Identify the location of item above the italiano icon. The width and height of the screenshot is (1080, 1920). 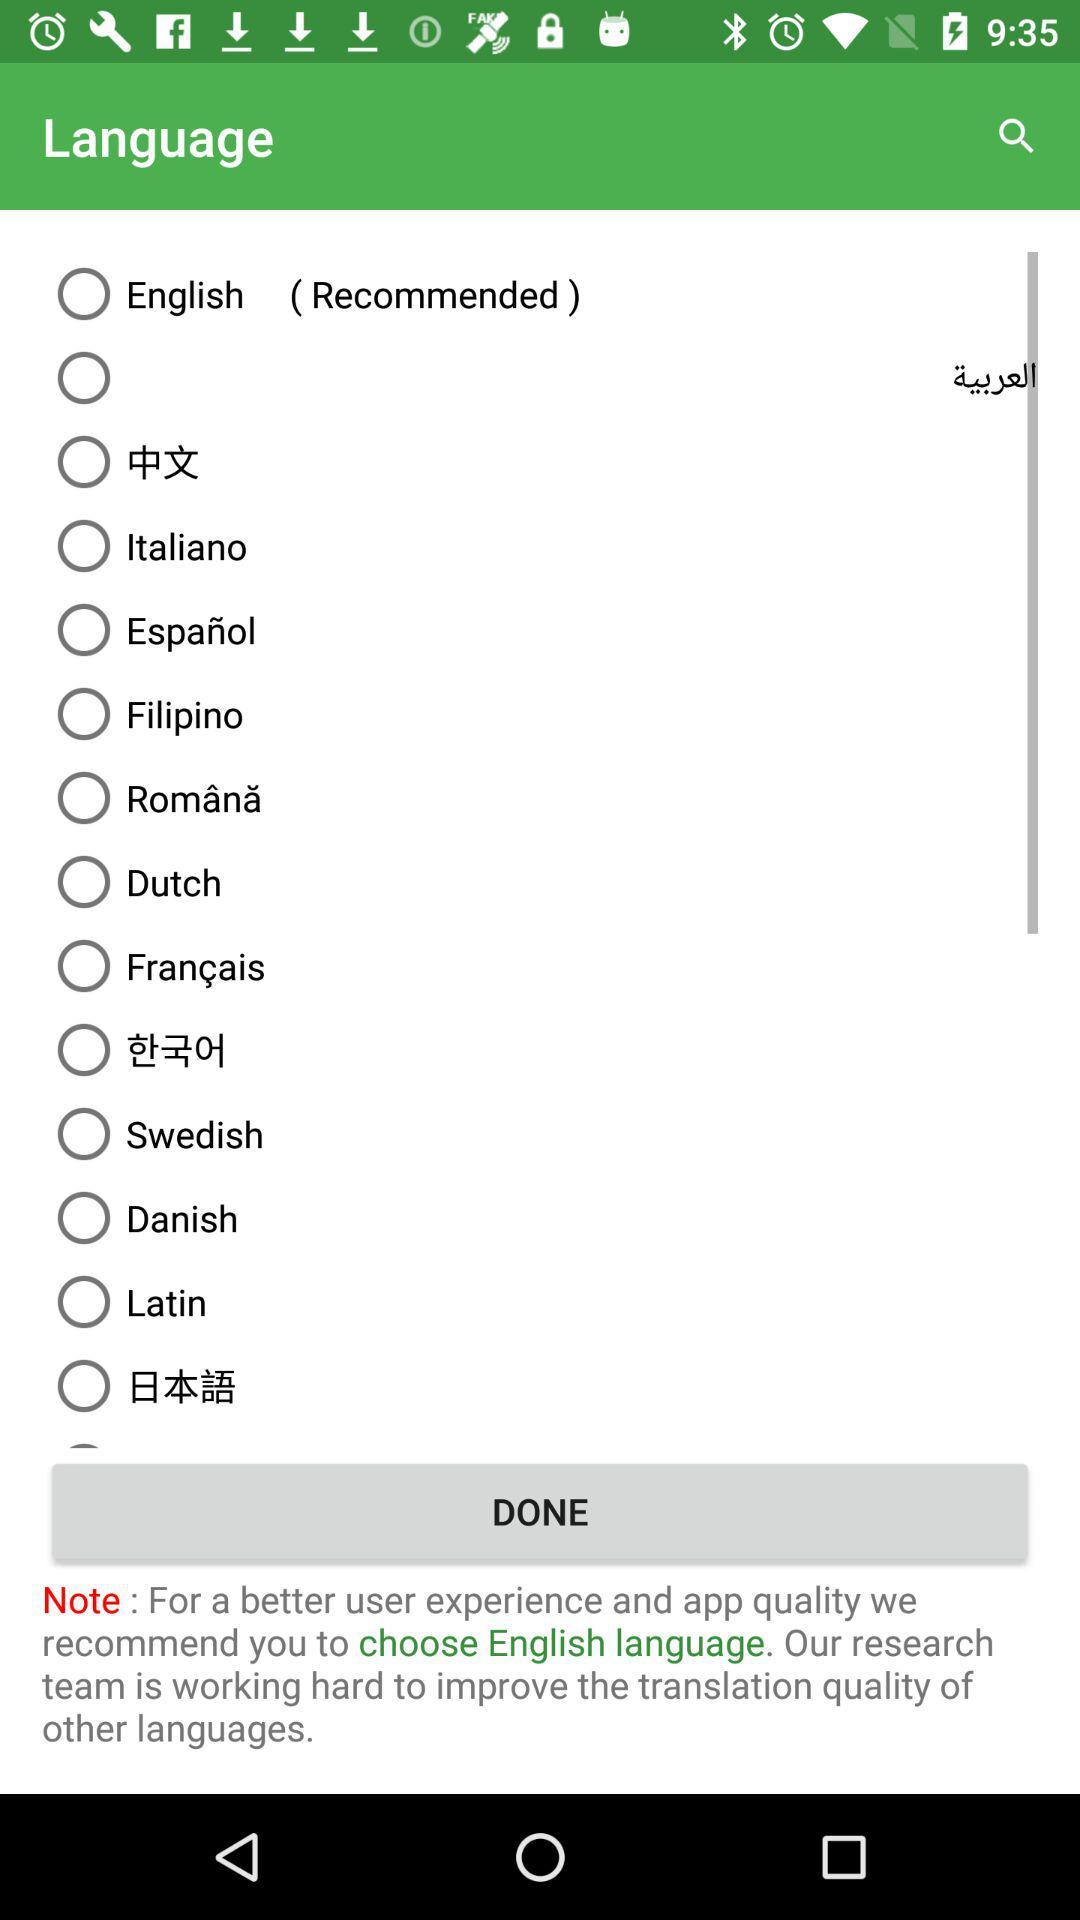
(540, 460).